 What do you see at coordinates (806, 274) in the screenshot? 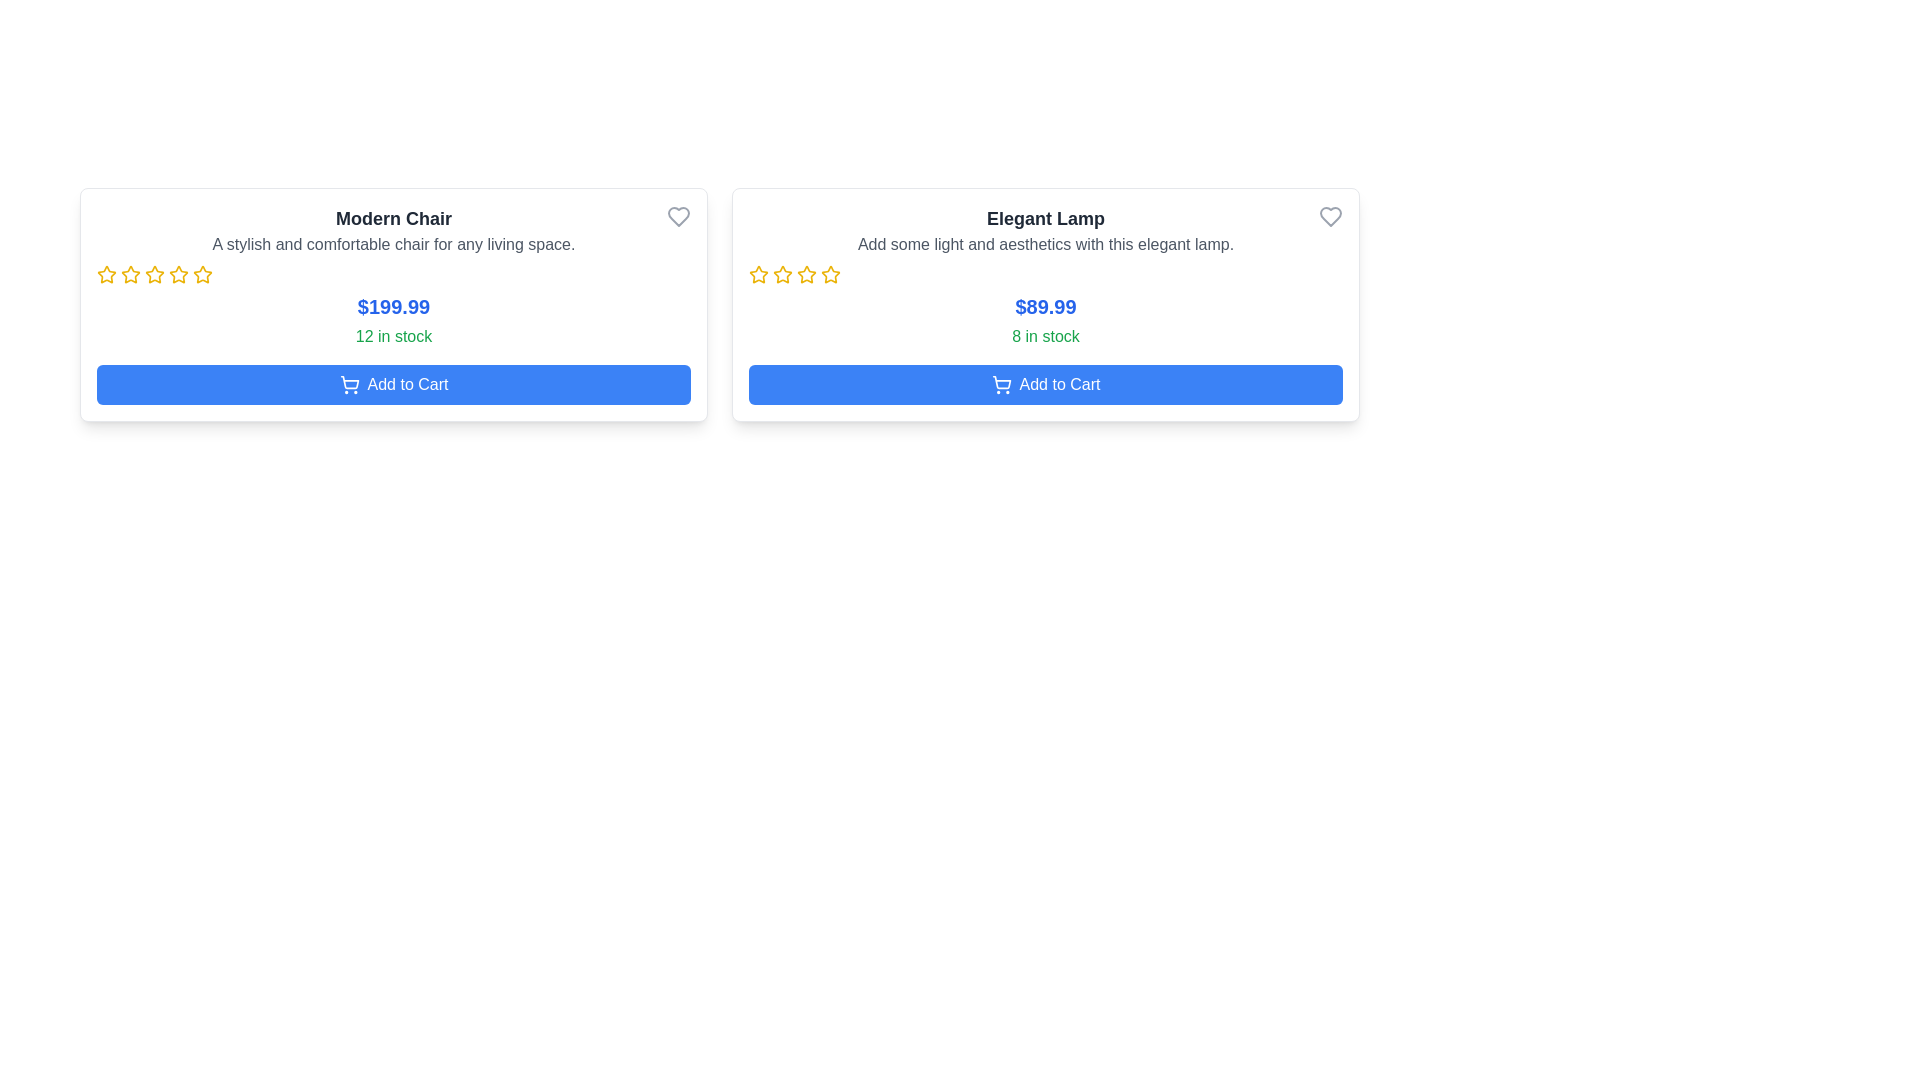
I see `the fourth star in the rating system on the Elegant Lamp product card to signify a rating level` at bounding box center [806, 274].